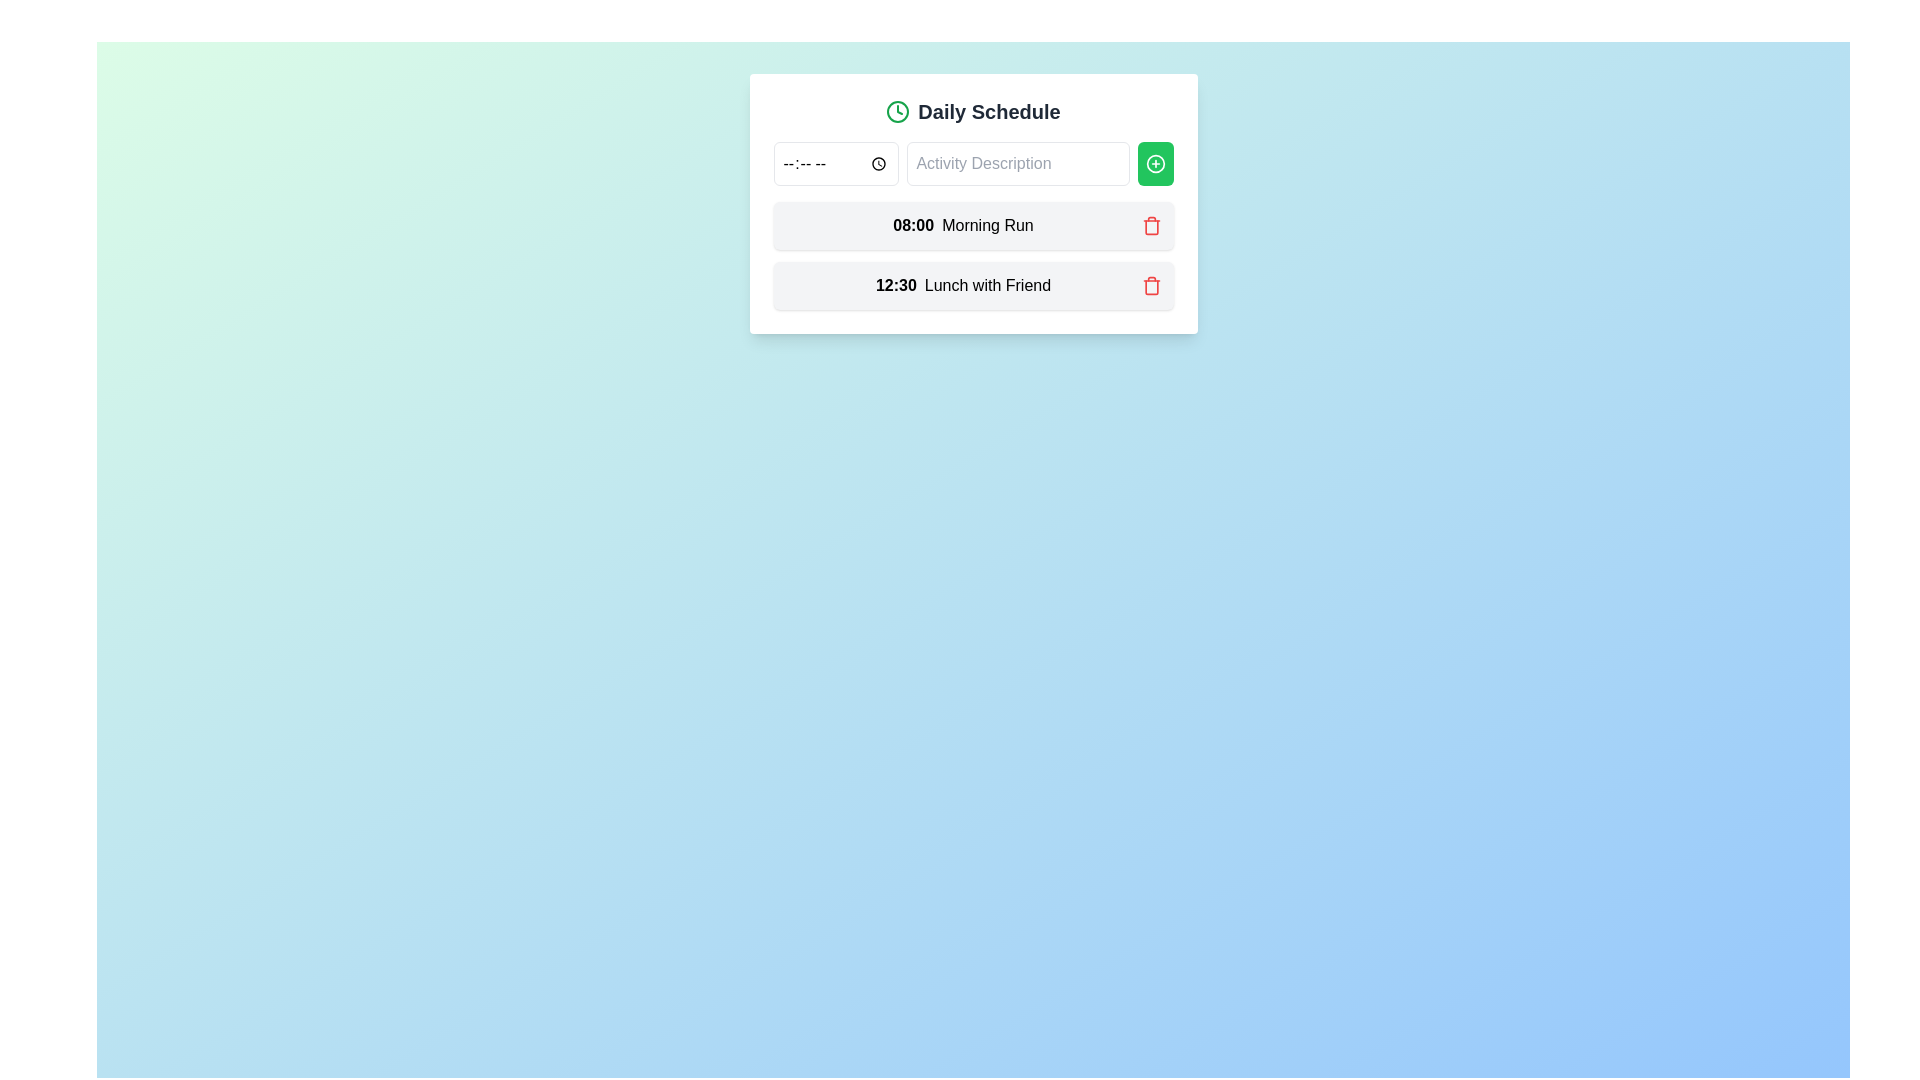 The height and width of the screenshot is (1080, 1920). What do you see at coordinates (963, 285) in the screenshot?
I see `information presented in the second scheduled activity text element located between '08:00 Morning Run' and the interactive trash icon` at bounding box center [963, 285].